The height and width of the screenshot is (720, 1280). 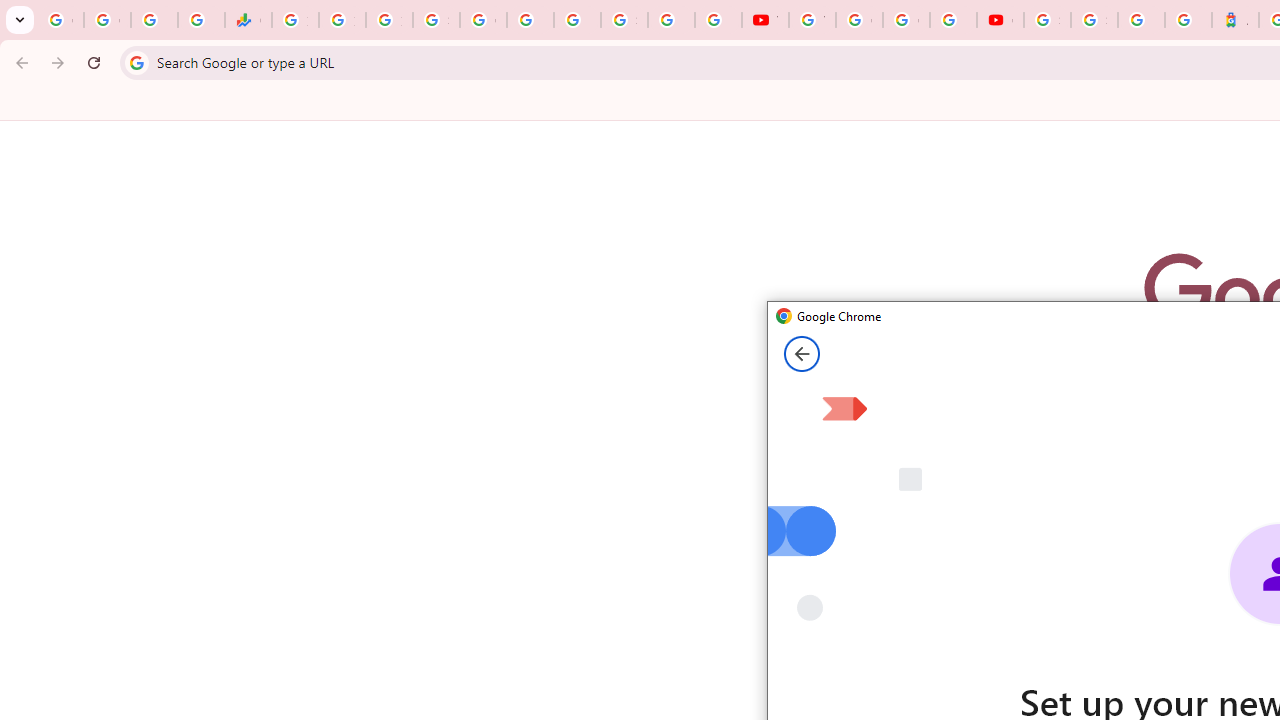 I want to click on 'Atour Hotel - Google hotels', so click(x=1234, y=20).